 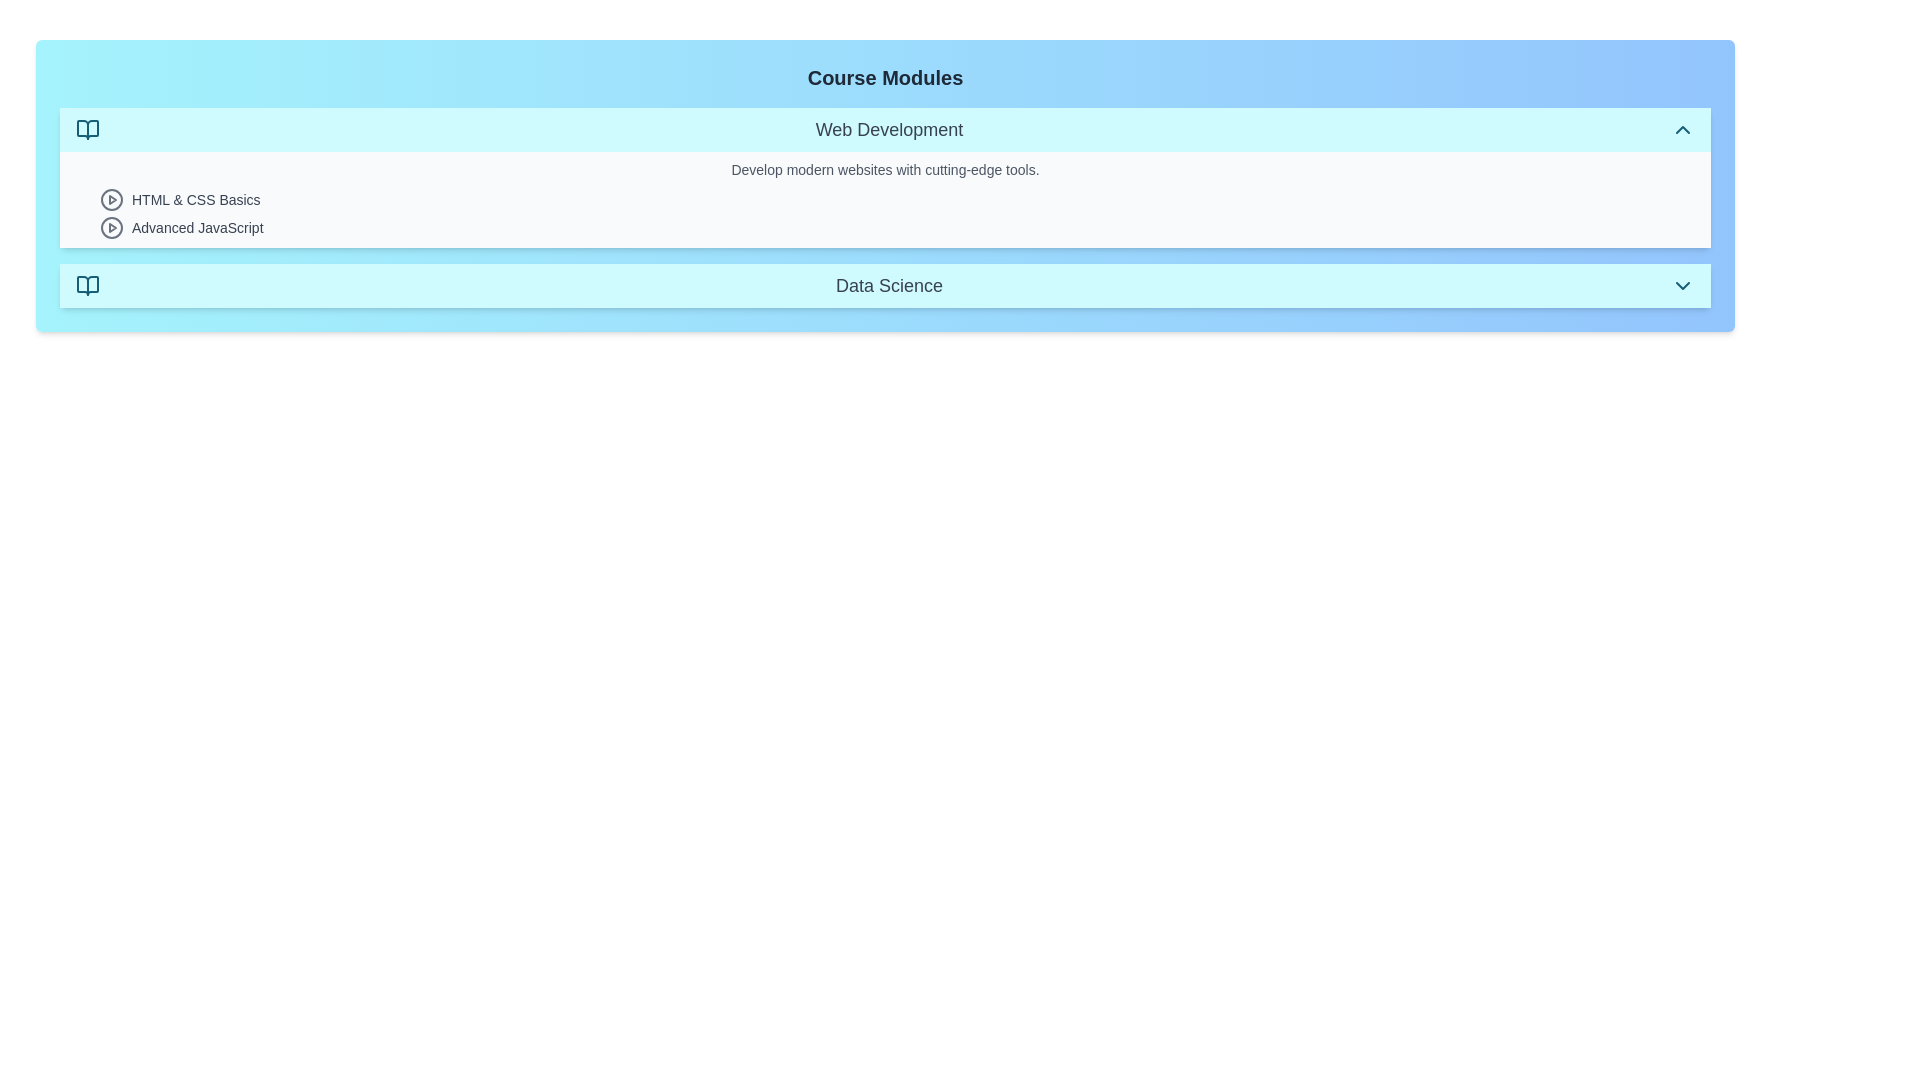 What do you see at coordinates (888, 285) in the screenshot?
I see `the Text label that indicates a specific category or module in the navigation menu, located in a row with an icon on the left and a dropdown indicator on the right` at bounding box center [888, 285].